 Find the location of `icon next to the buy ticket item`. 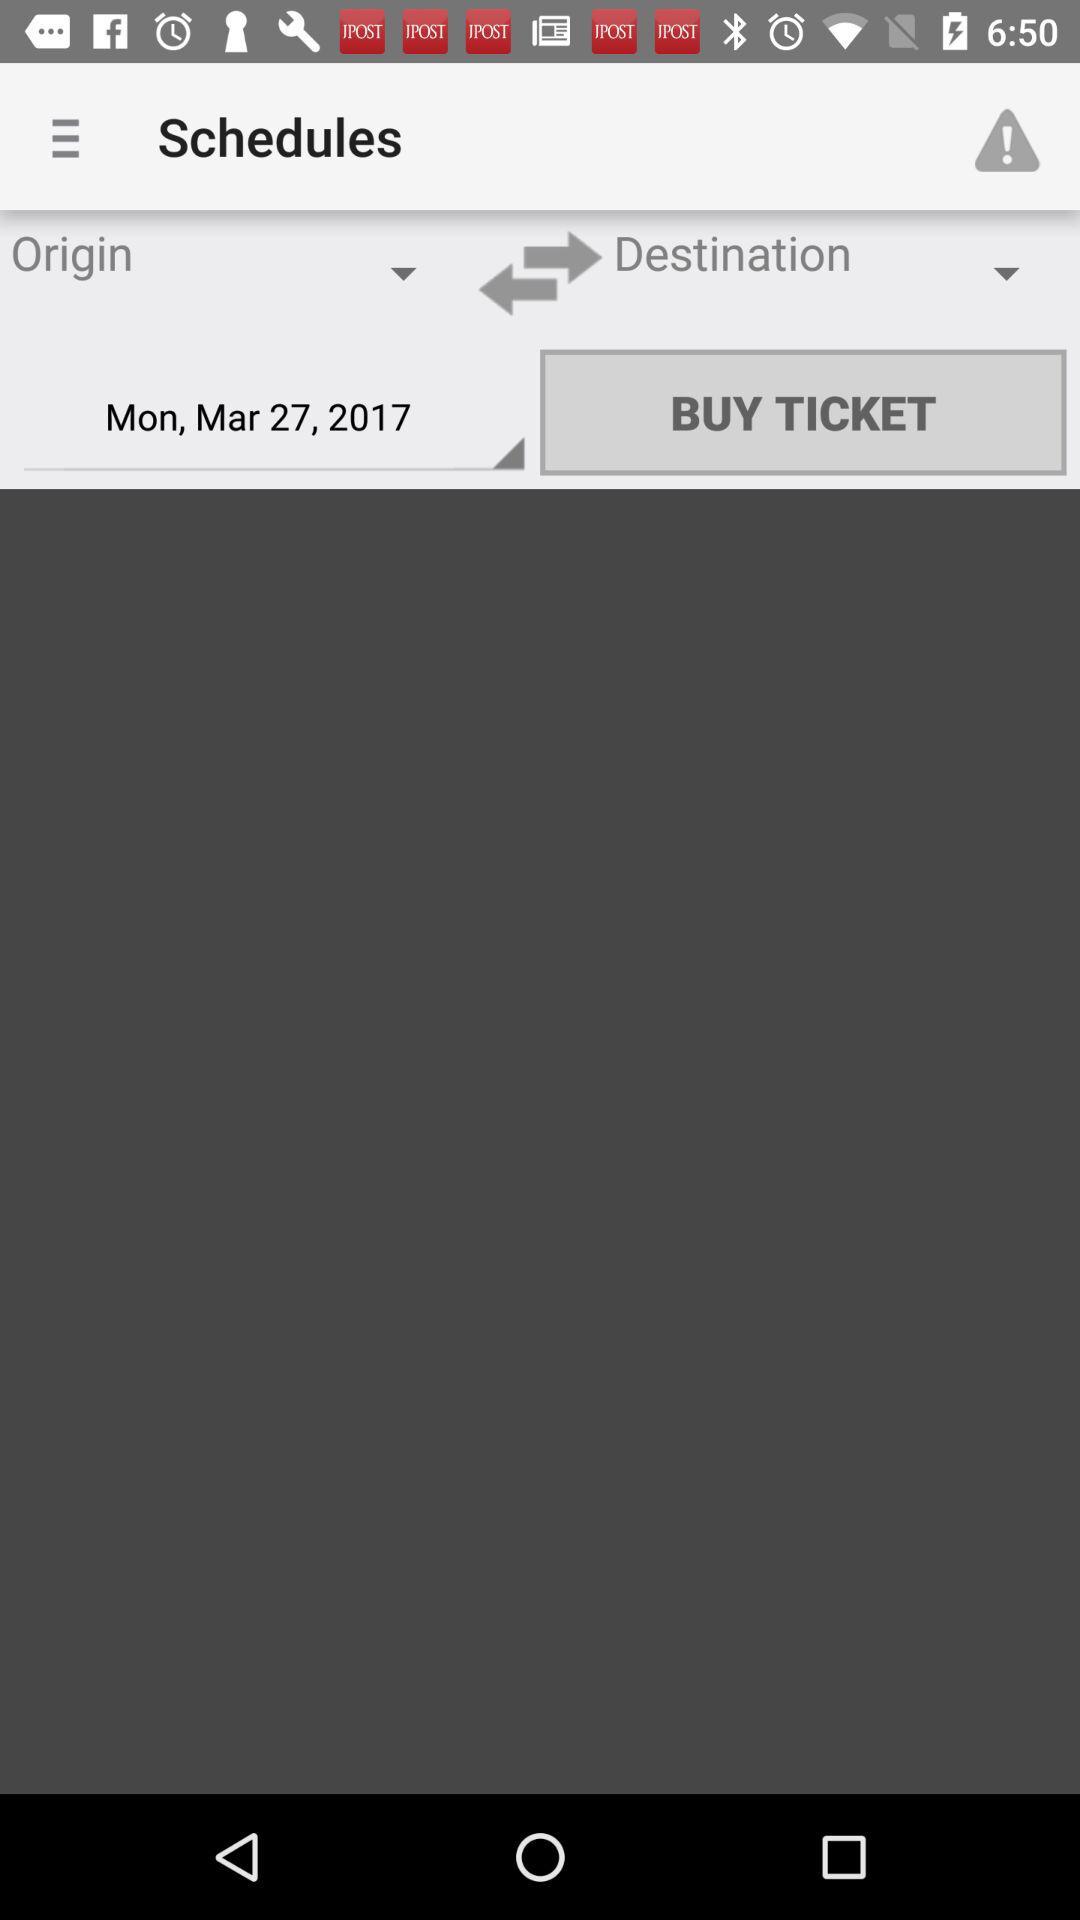

icon next to the buy ticket item is located at coordinates (274, 416).